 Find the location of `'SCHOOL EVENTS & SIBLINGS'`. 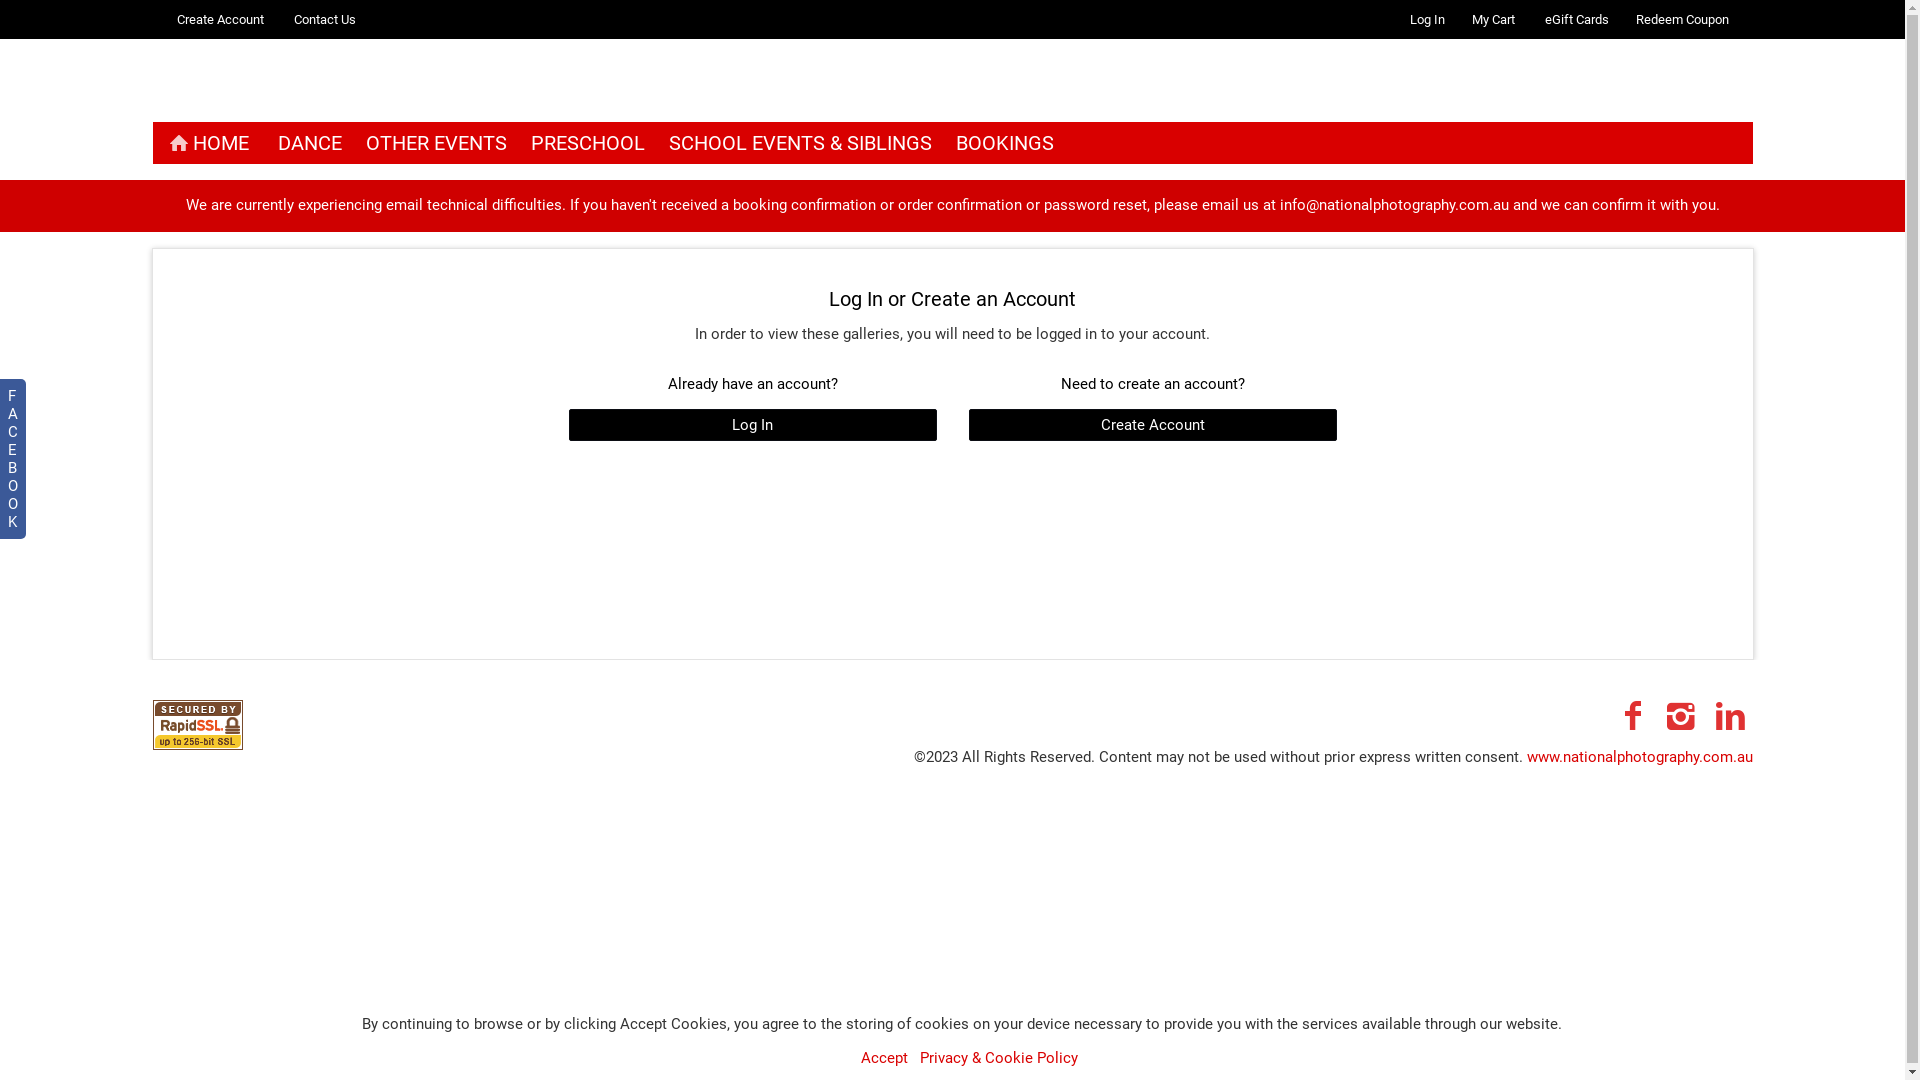

'SCHOOL EVENTS & SIBLINGS' is located at coordinates (798, 141).